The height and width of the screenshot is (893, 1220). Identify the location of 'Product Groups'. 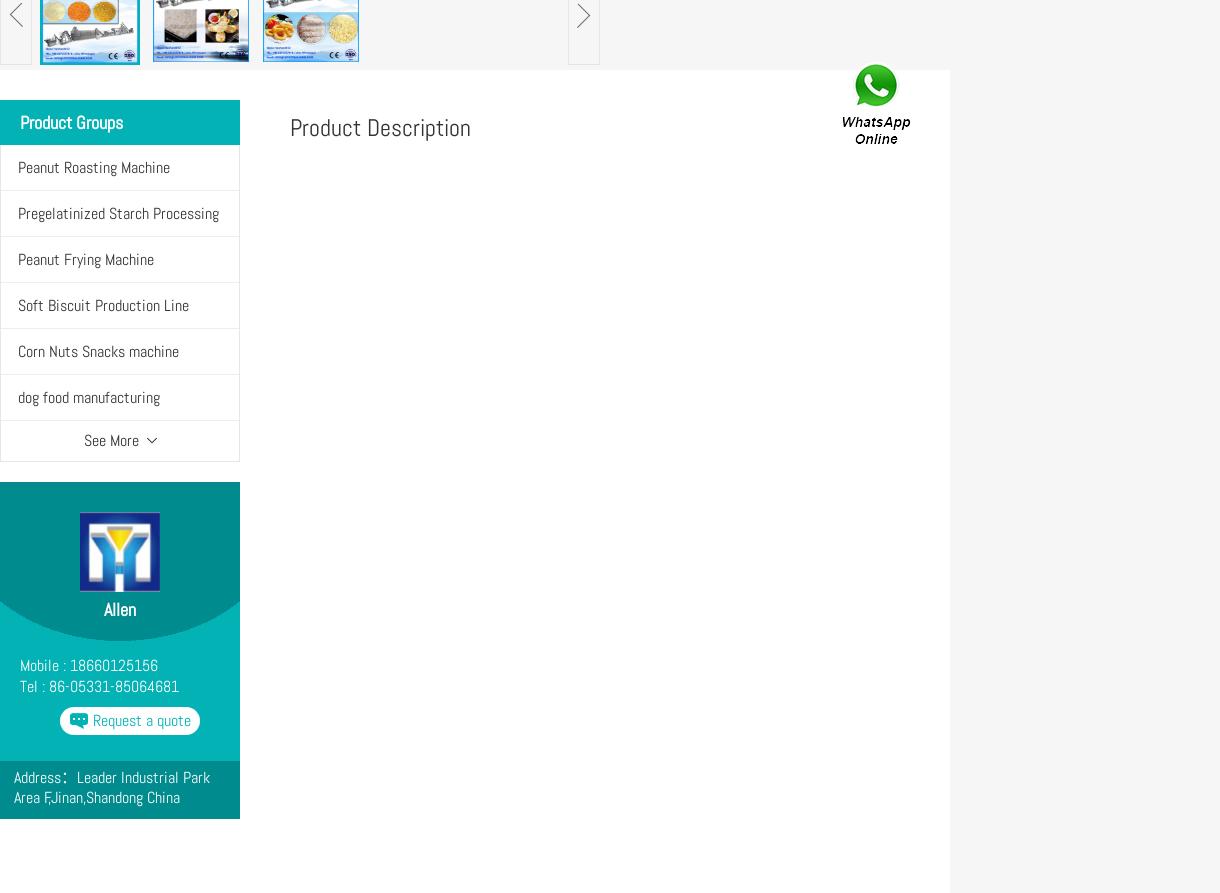
(20, 122).